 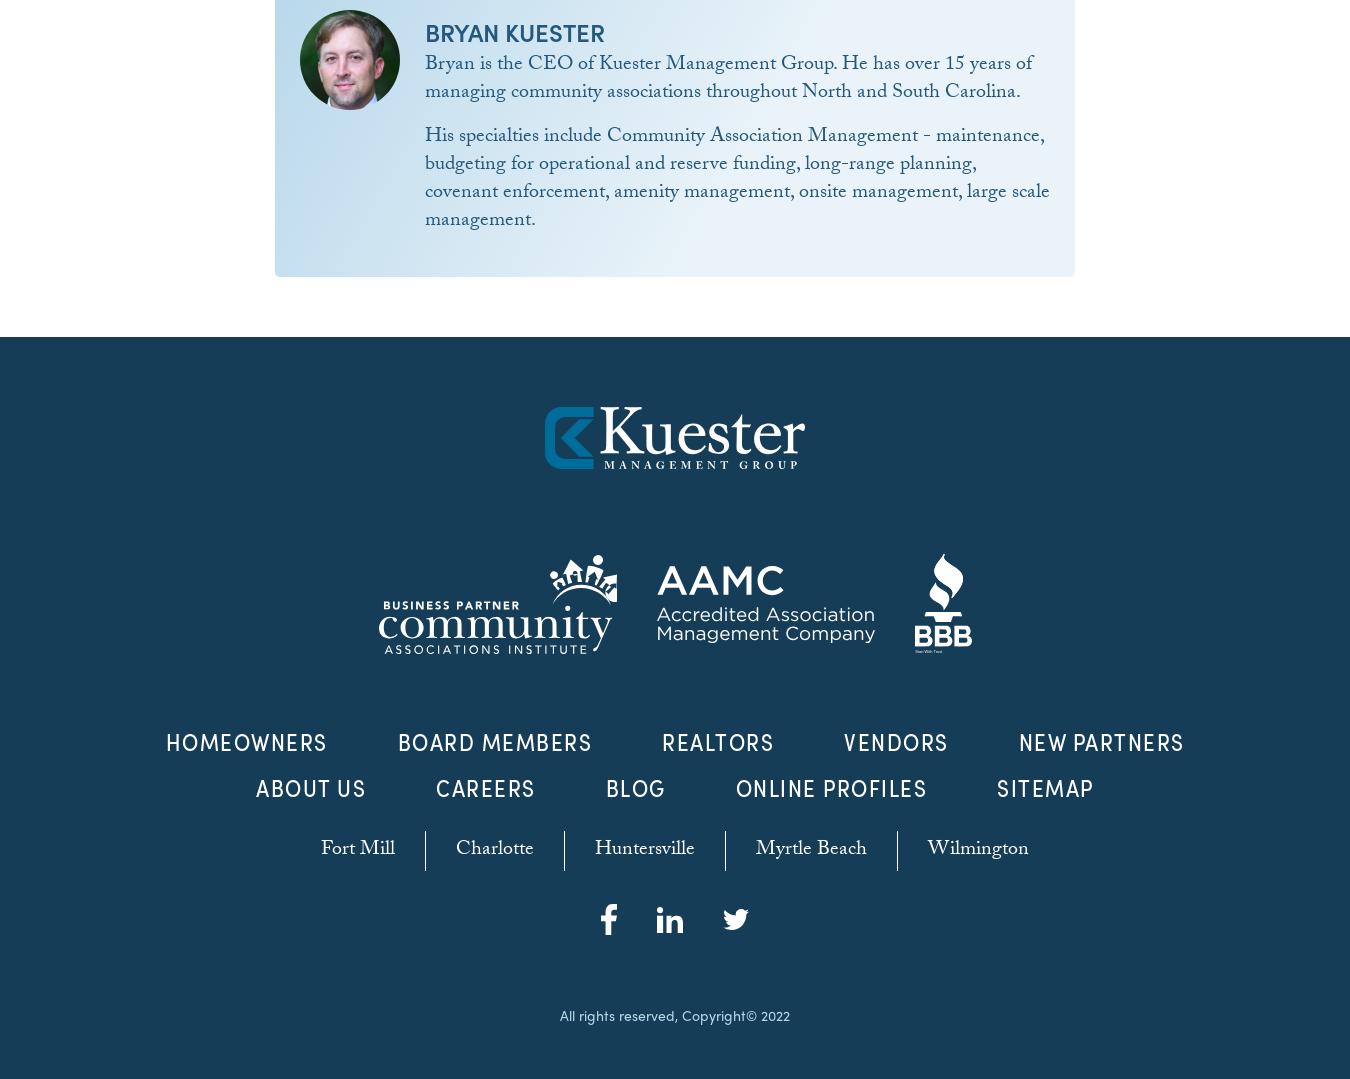 I want to click on 'Sitemap', so click(x=1045, y=787).